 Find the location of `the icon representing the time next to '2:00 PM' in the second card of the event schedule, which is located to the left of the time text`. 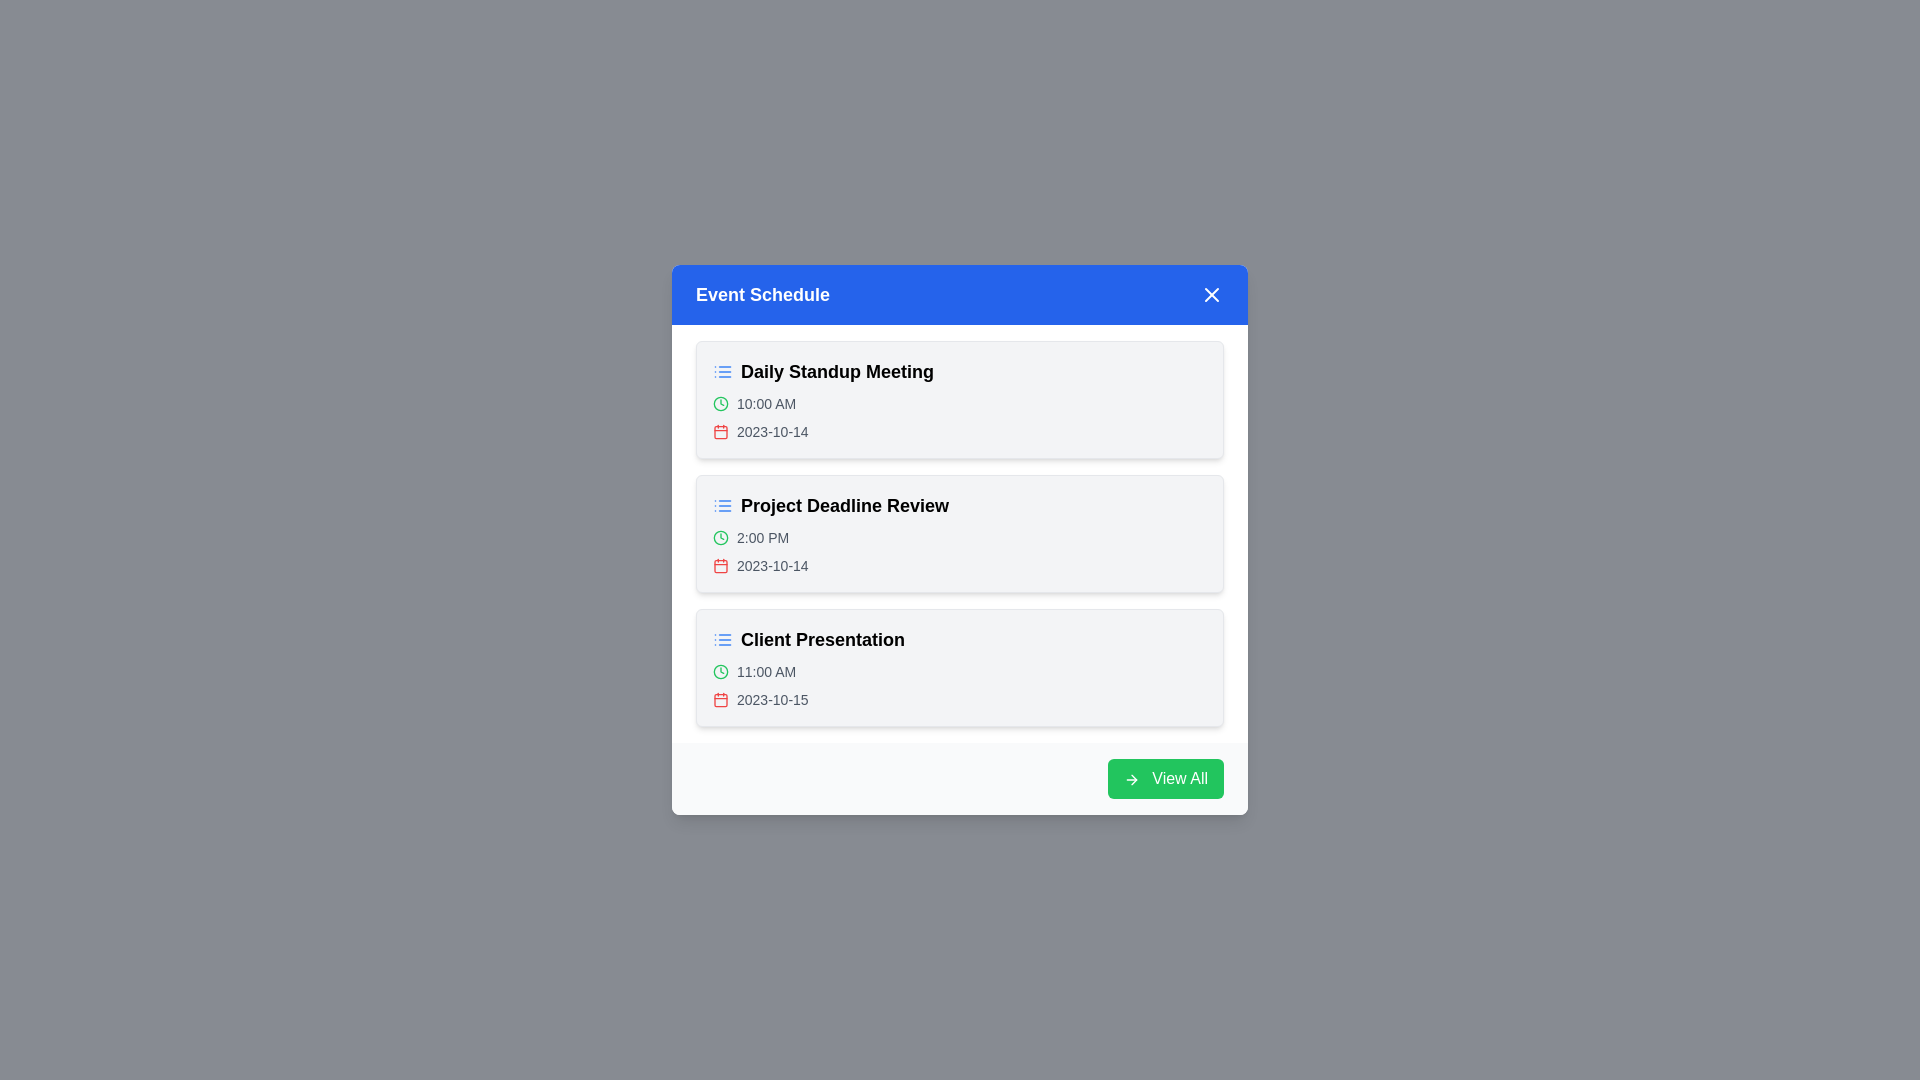

the icon representing the time next to '2:00 PM' in the second card of the event schedule, which is located to the left of the time text is located at coordinates (720, 536).